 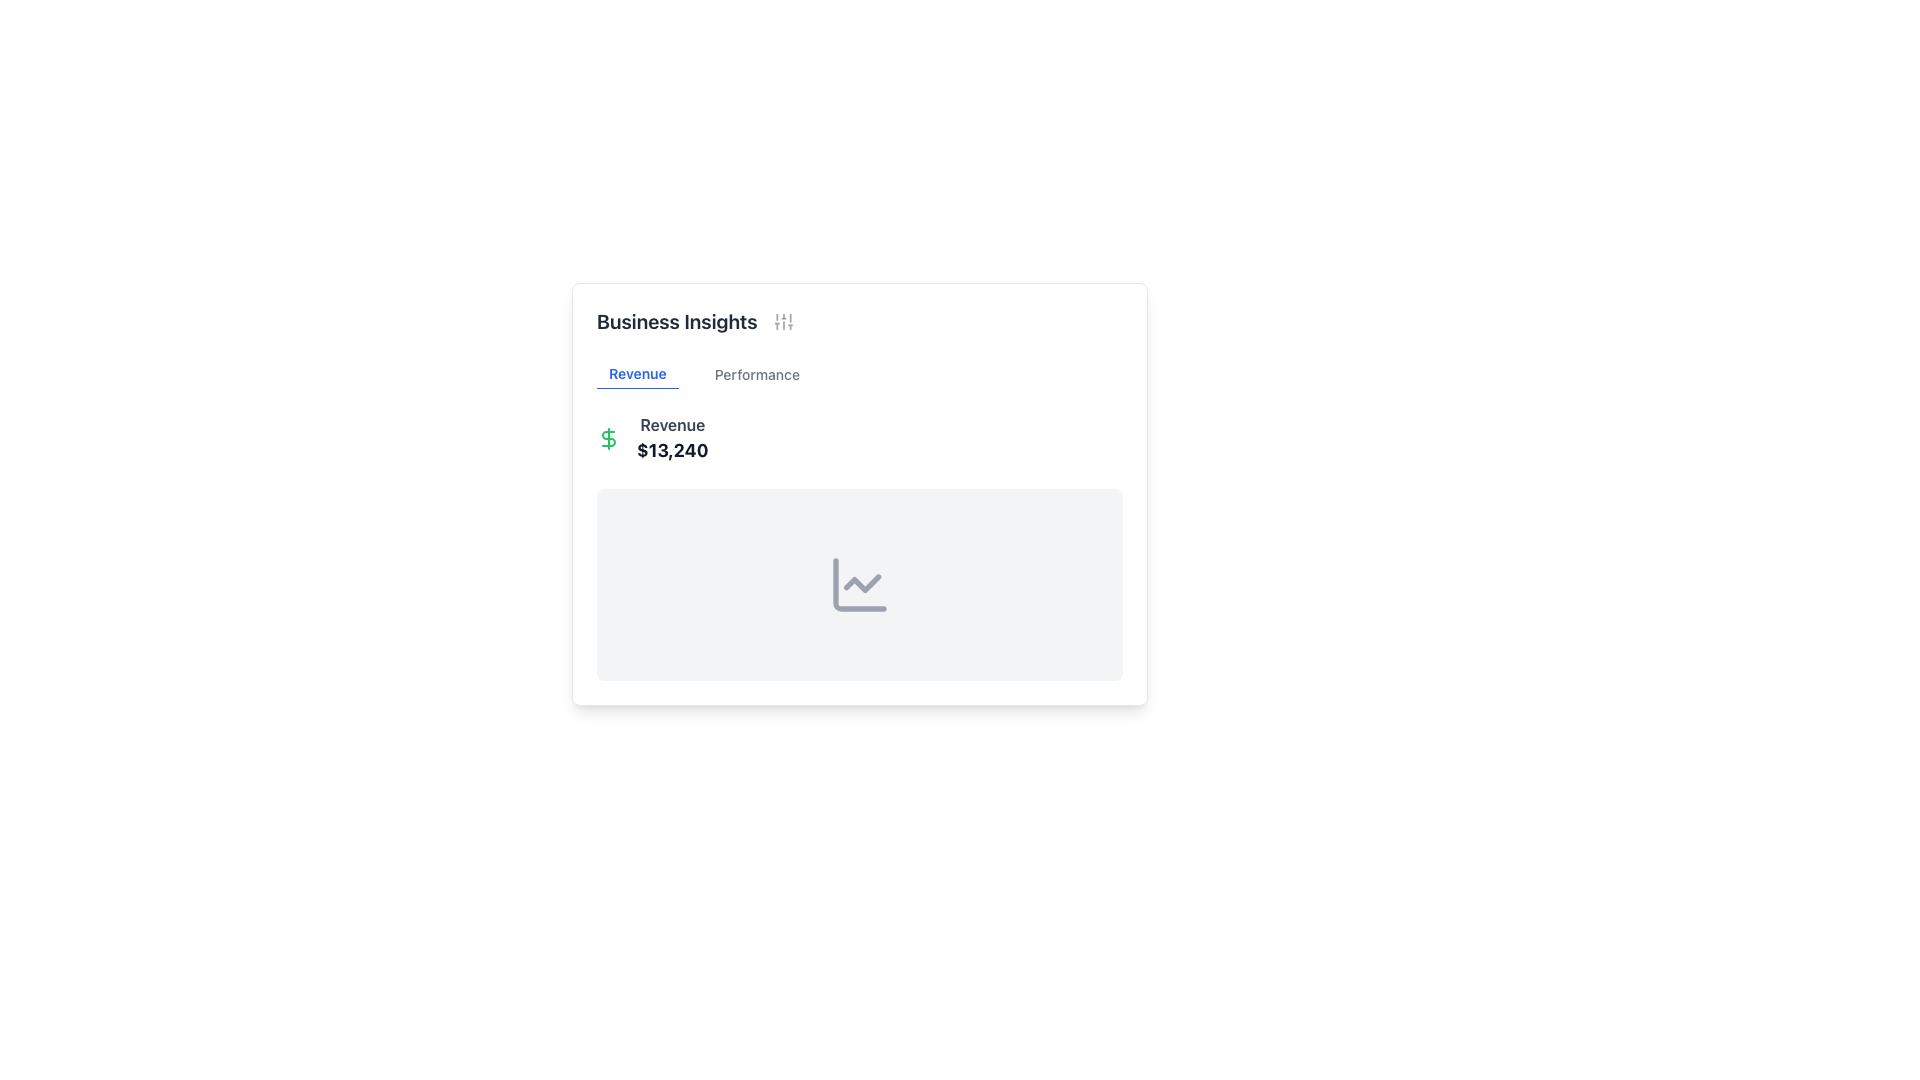 What do you see at coordinates (672, 423) in the screenshot?
I see `the 'Revenue' text label, which is bolded and dark gray, positioned above the '$13,240' value within a card-like component` at bounding box center [672, 423].